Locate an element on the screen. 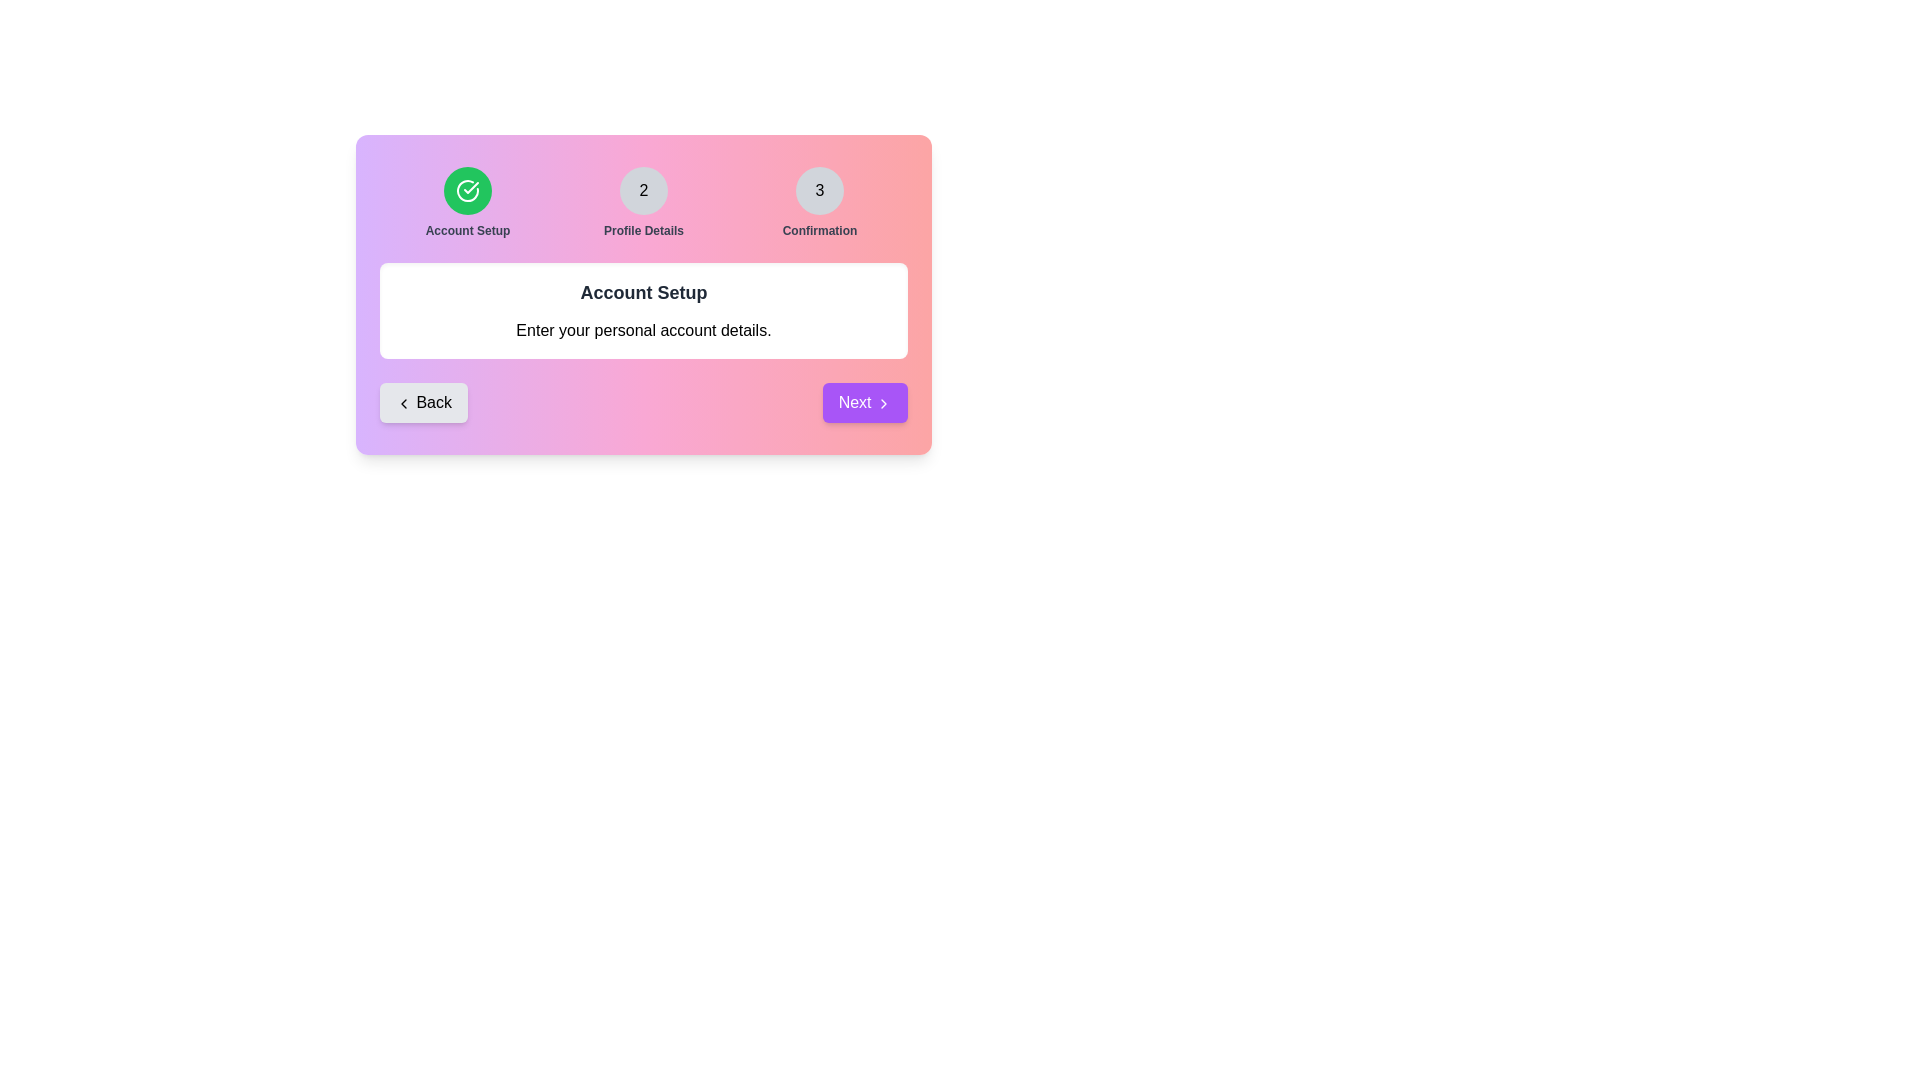 Image resolution: width=1920 pixels, height=1080 pixels. the navigation button Next is located at coordinates (865, 402).